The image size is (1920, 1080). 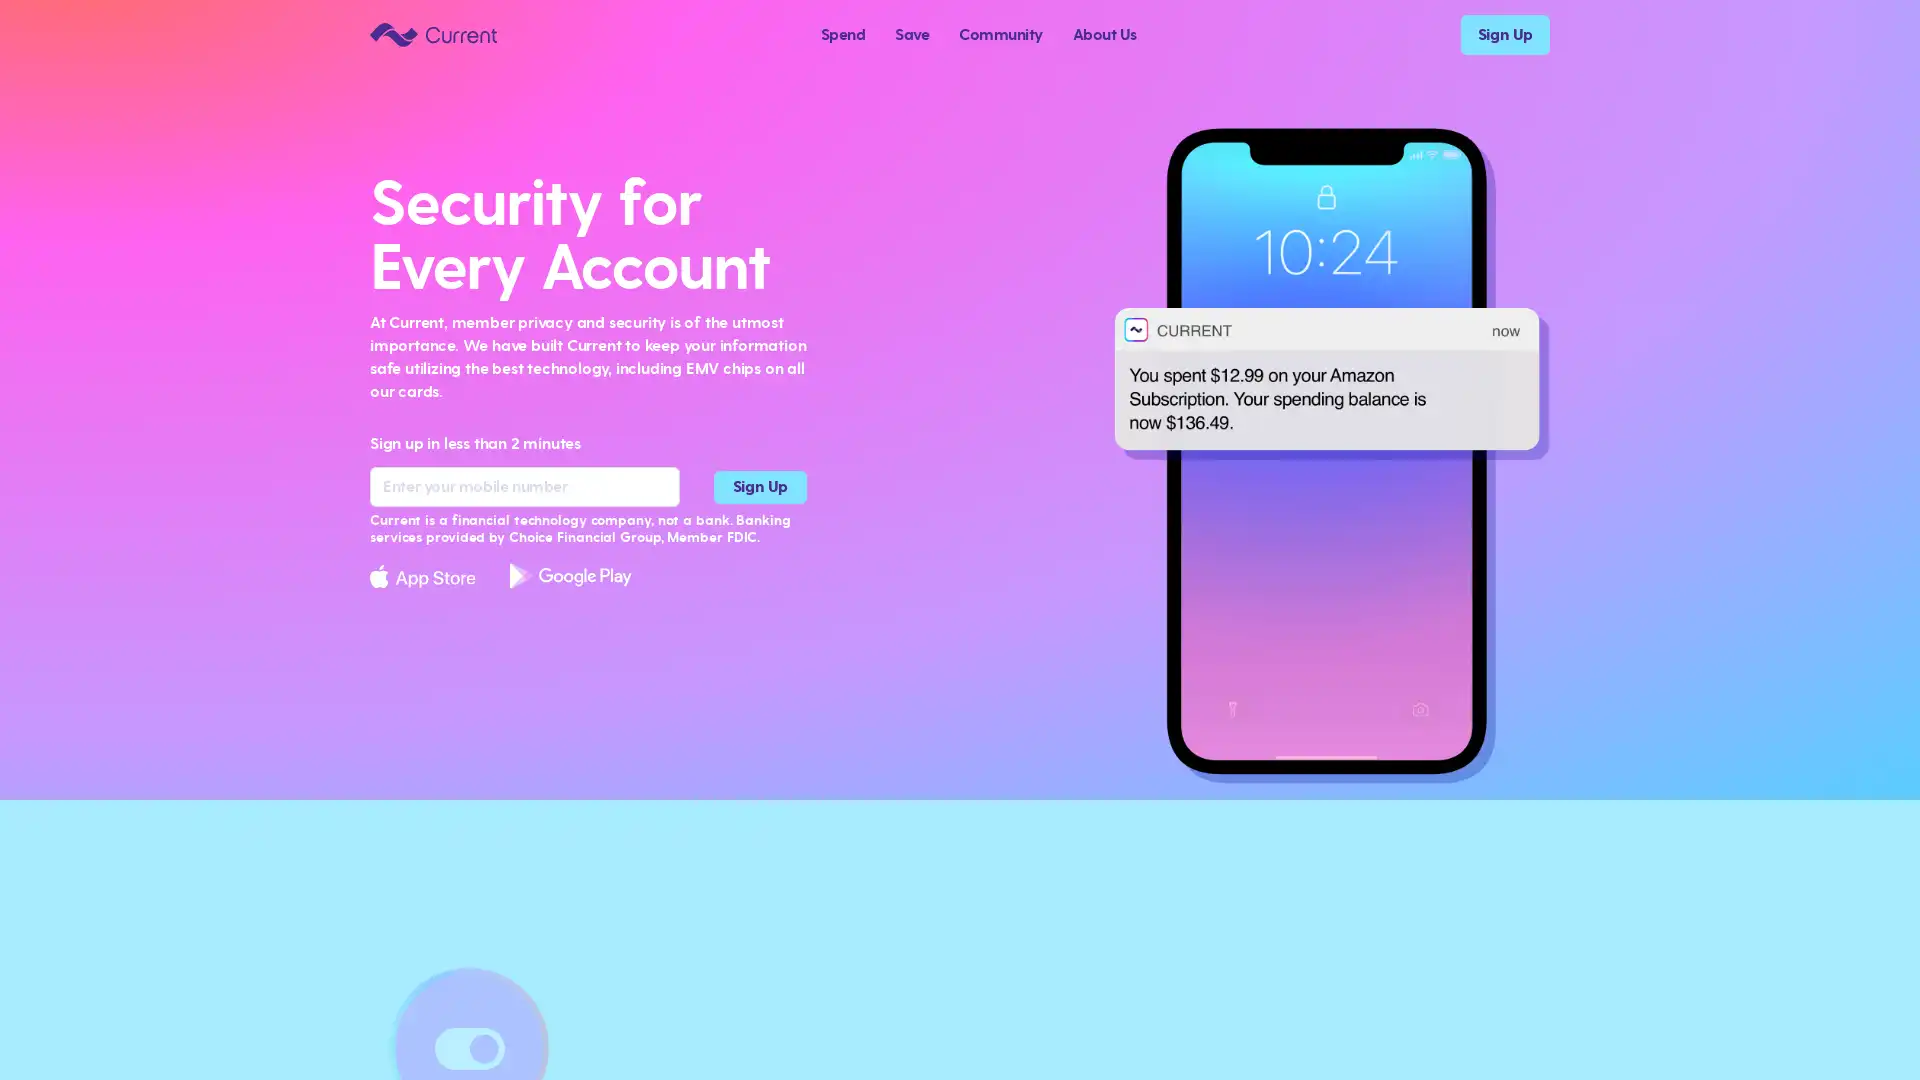 I want to click on Sign Up, so click(x=747, y=486).